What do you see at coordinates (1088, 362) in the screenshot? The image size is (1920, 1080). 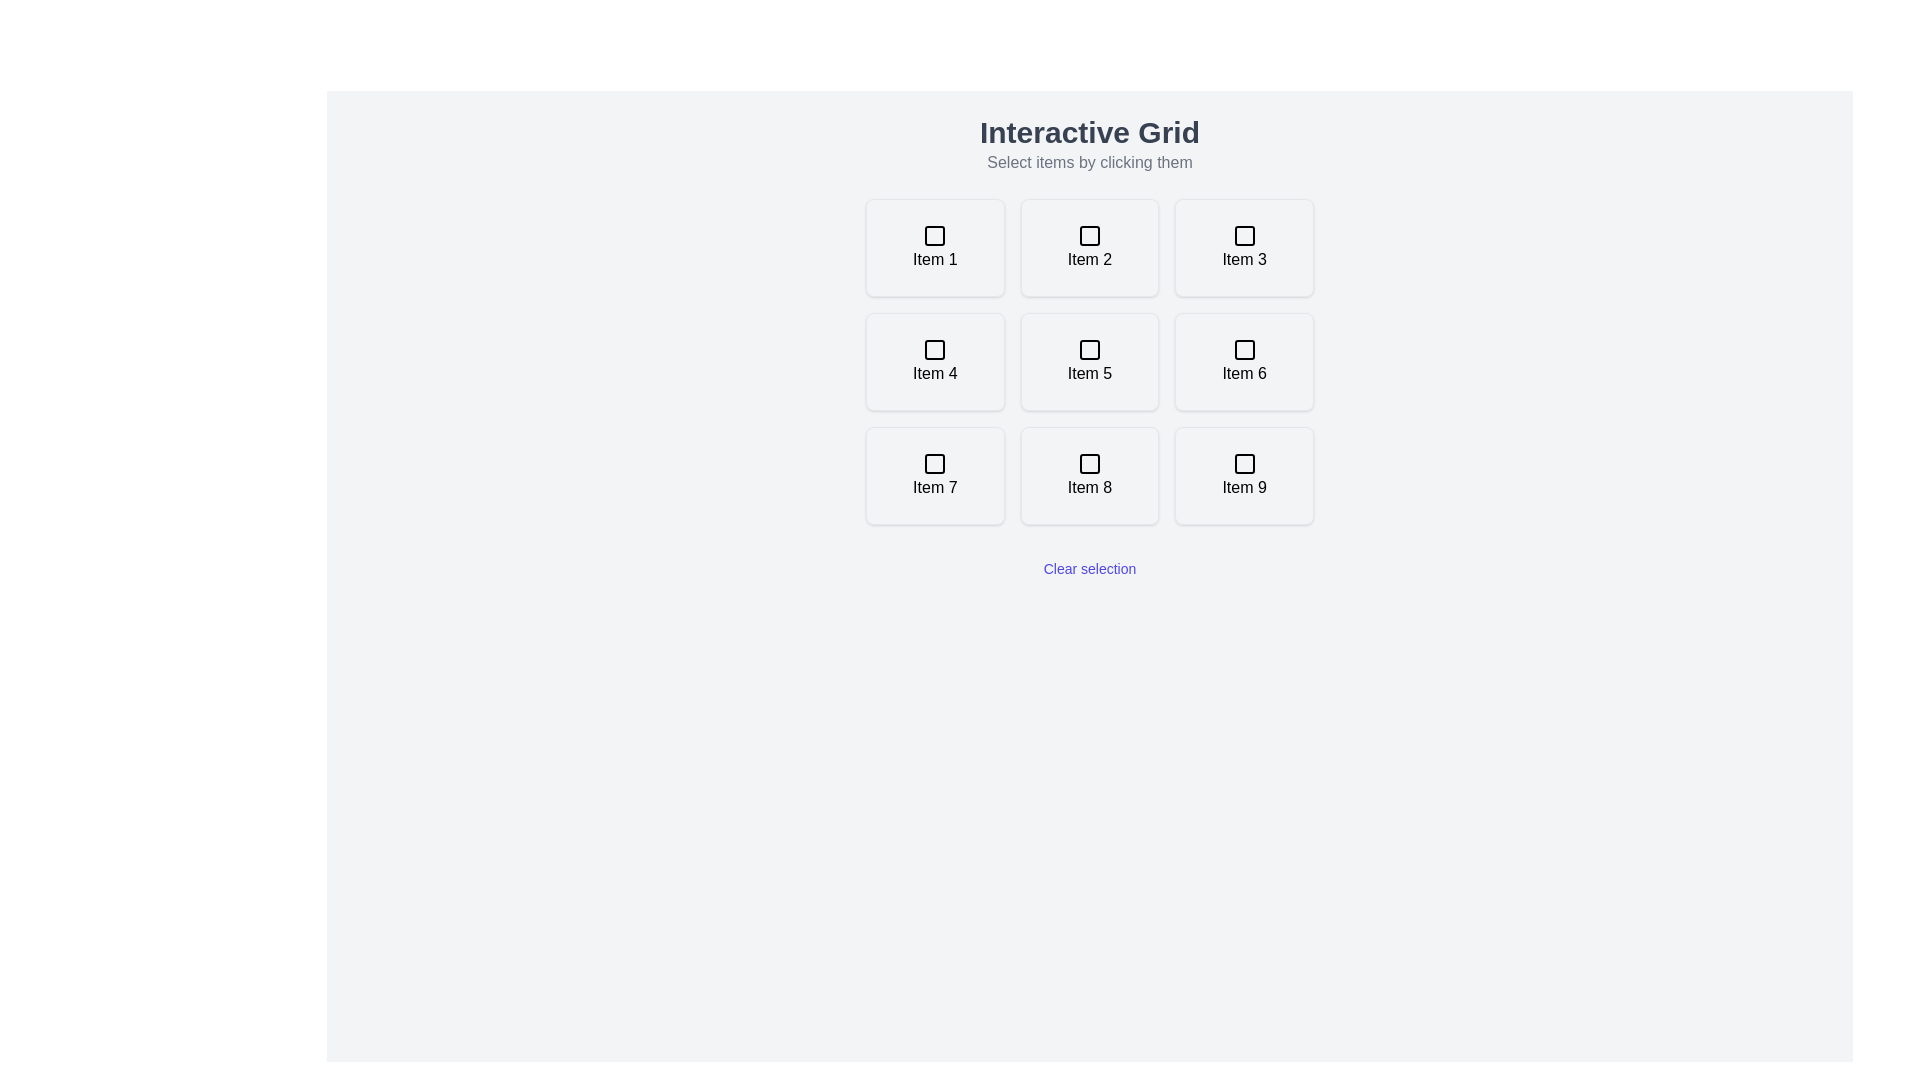 I see `multiple items in the interactive grid layout by clicking on the grid items, which are arranged in a center-aligned format with three columns and multiple rows` at bounding box center [1088, 362].